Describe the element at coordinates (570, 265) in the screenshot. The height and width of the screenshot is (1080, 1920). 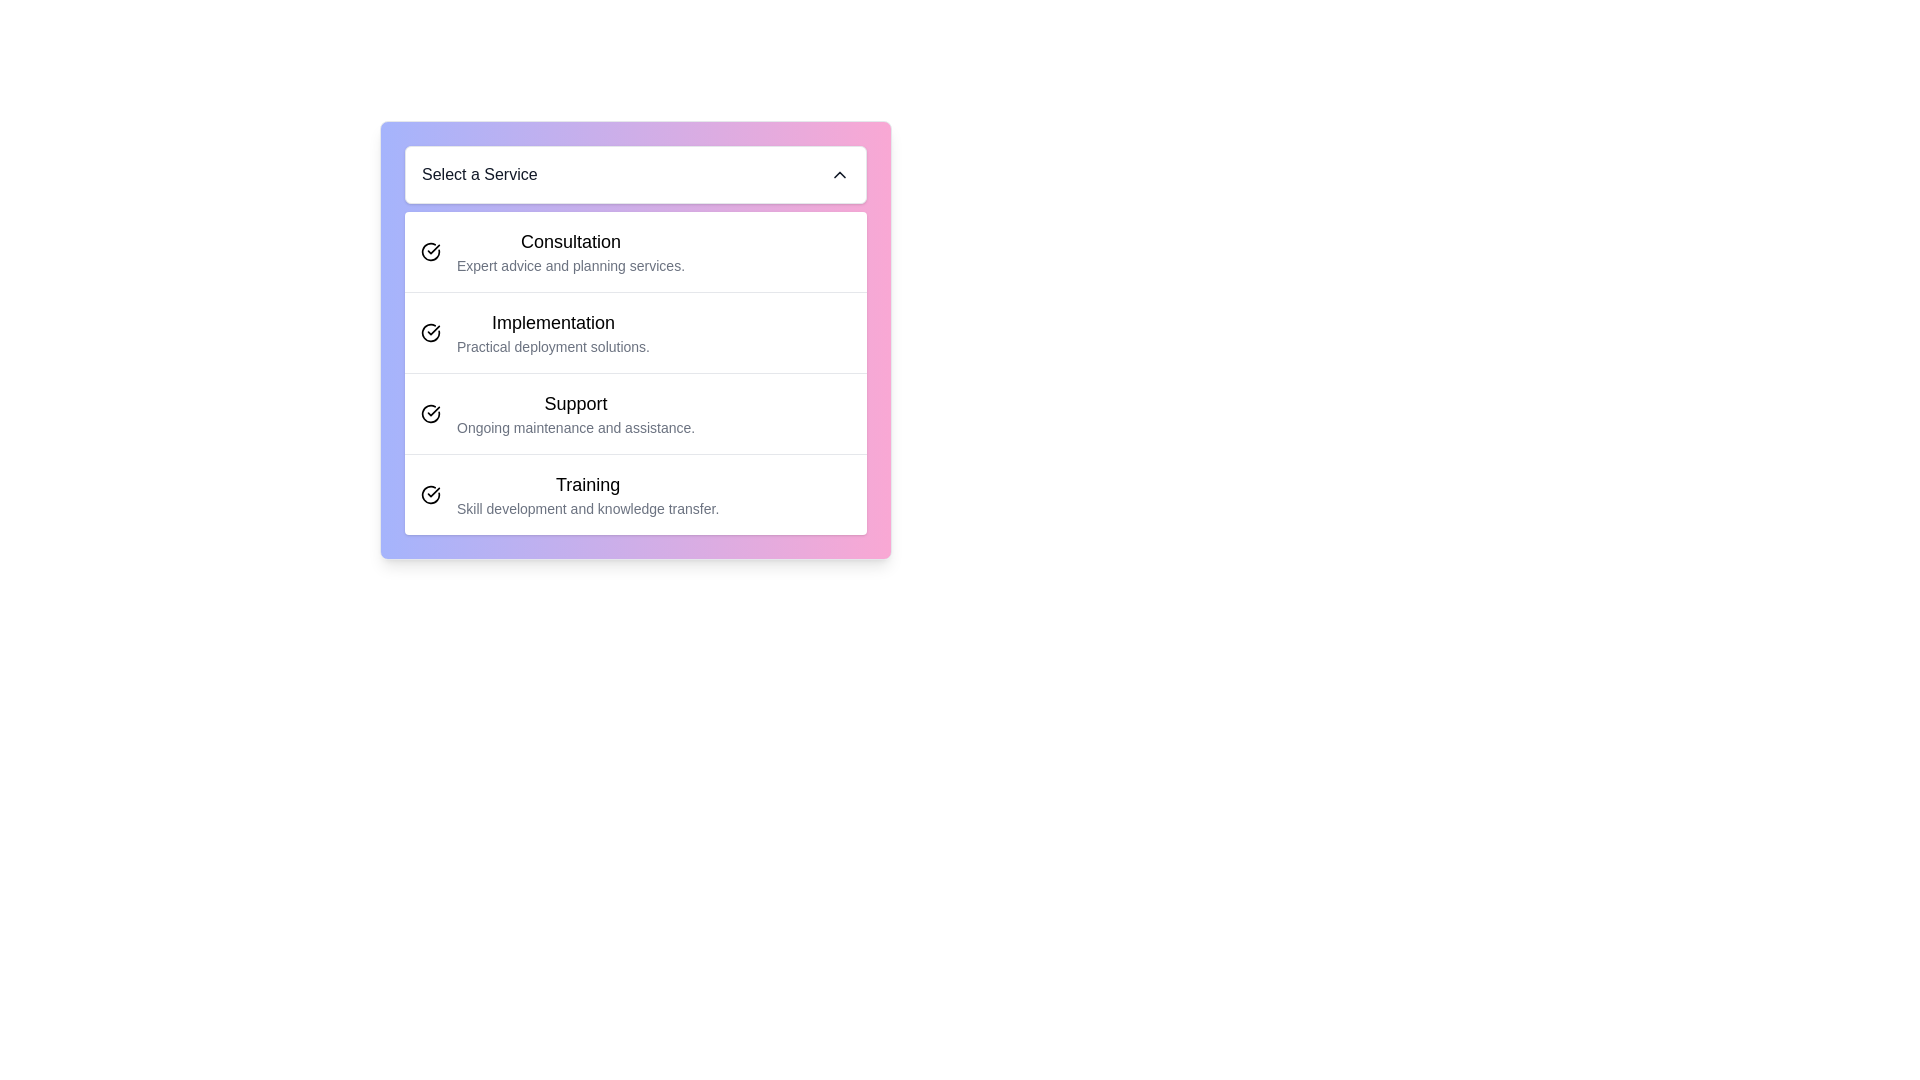
I see `the text element containing 'Expert advice and planning services.' which is located directly beneath the 'Consultation' heading in the 'Select a Service' menu` at that location.